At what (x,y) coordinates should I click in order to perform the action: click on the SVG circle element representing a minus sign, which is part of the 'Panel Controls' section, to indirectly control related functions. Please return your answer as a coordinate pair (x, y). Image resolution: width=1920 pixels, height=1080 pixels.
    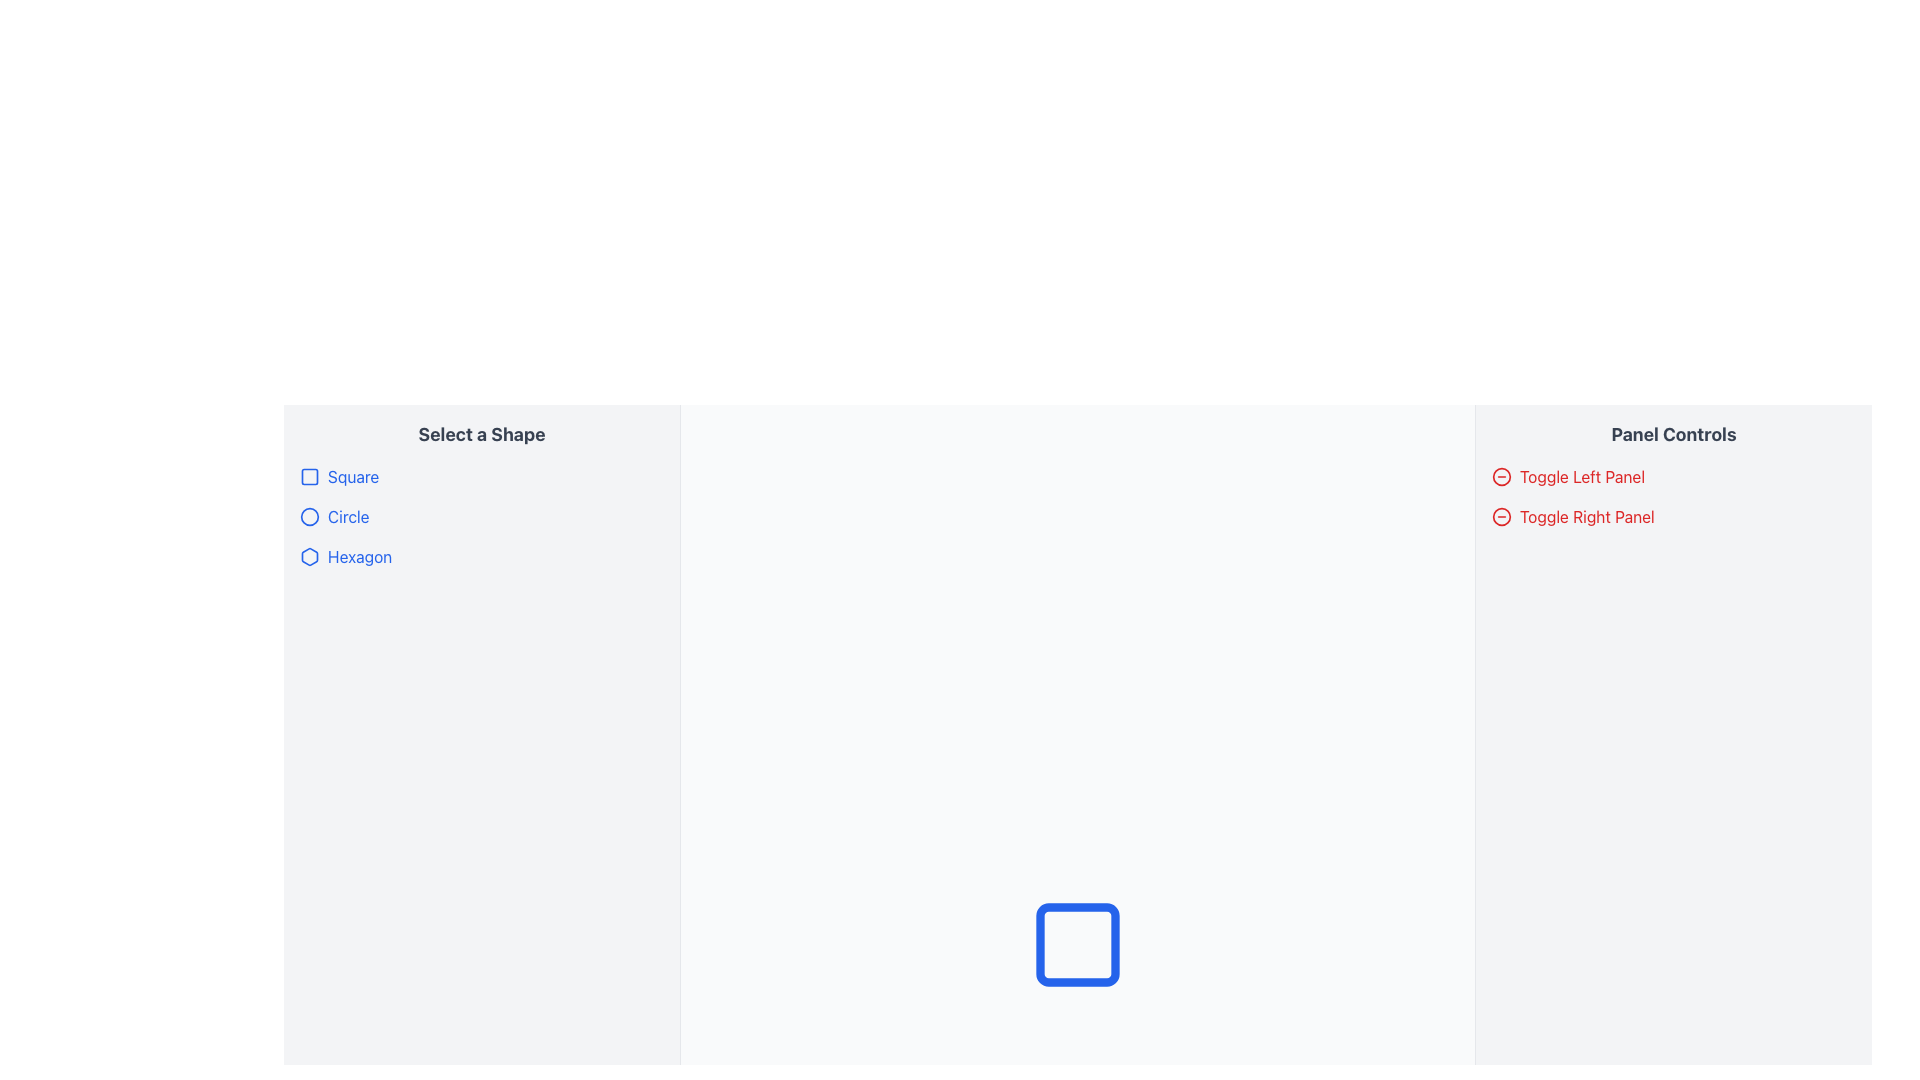
    Looking at the image, I should click on (1502, 515).